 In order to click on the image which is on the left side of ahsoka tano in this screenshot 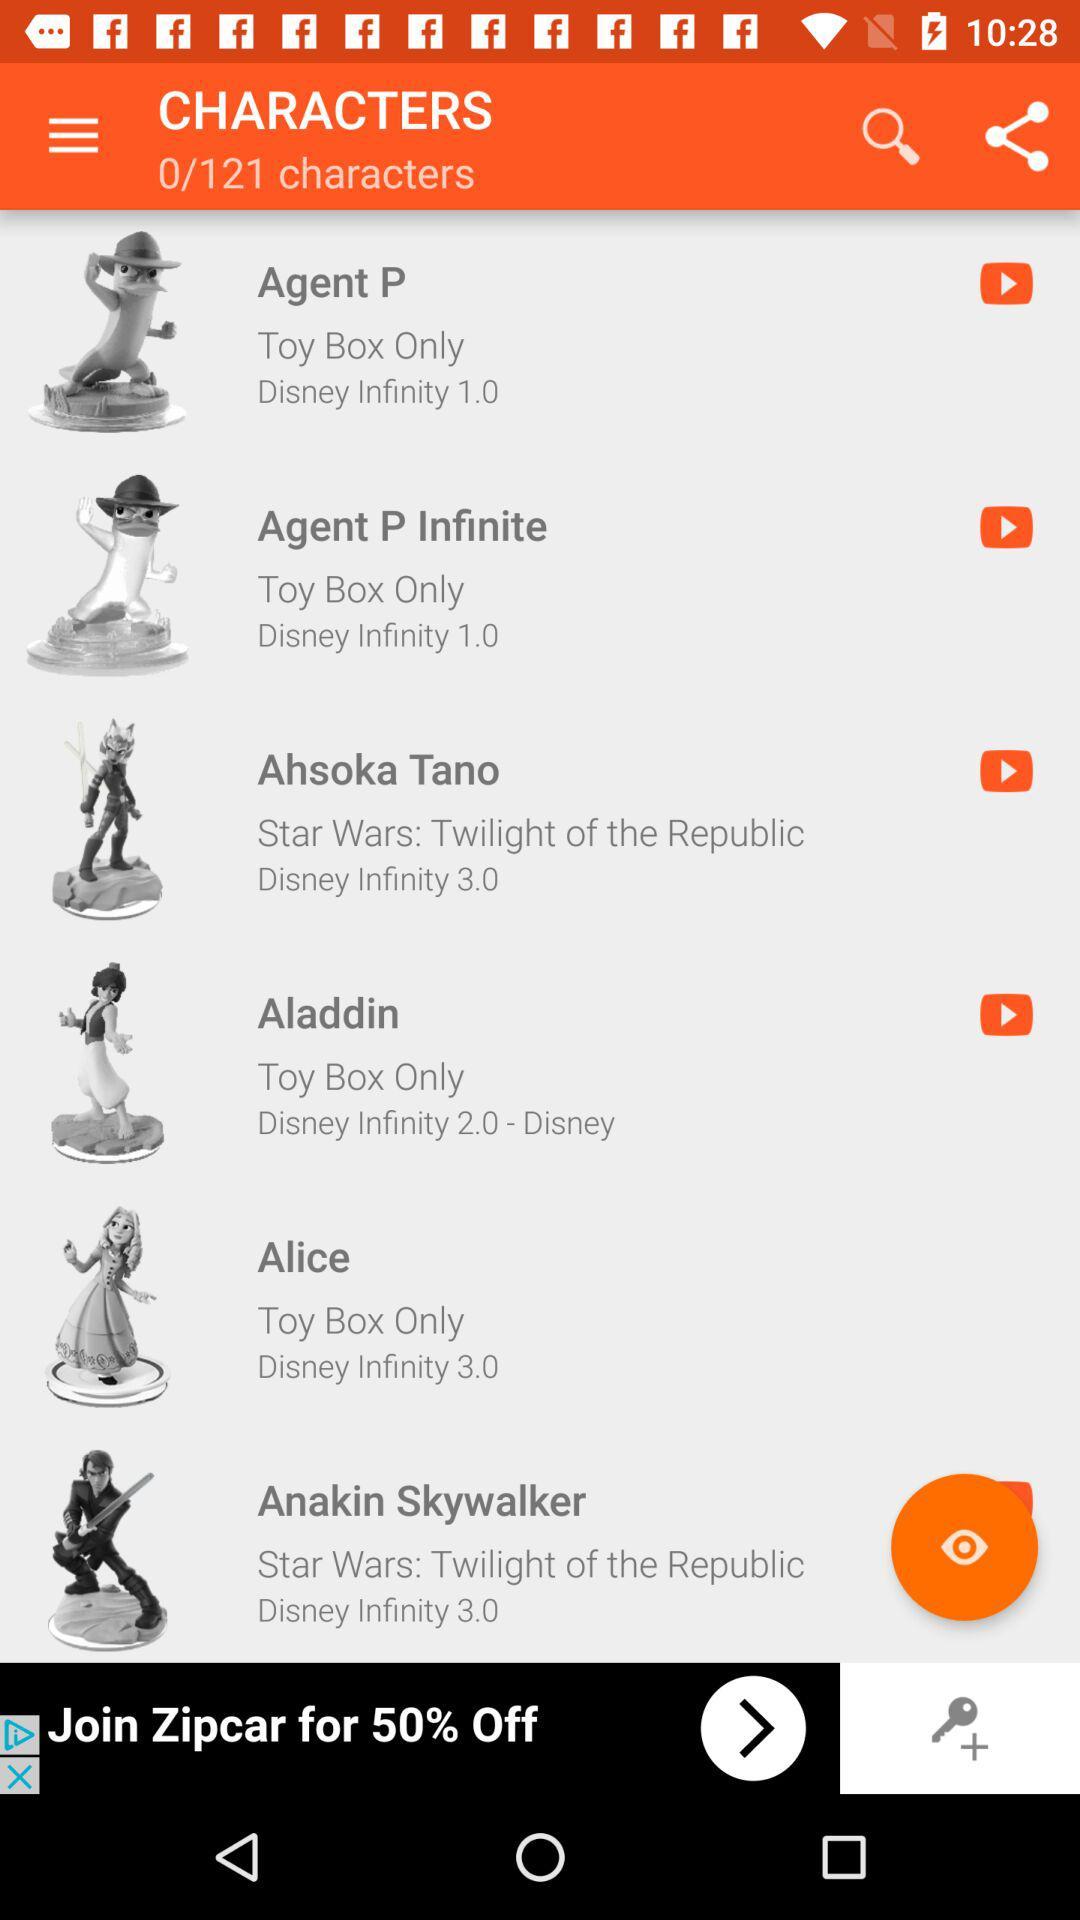, I will do `click(108, 819)`.